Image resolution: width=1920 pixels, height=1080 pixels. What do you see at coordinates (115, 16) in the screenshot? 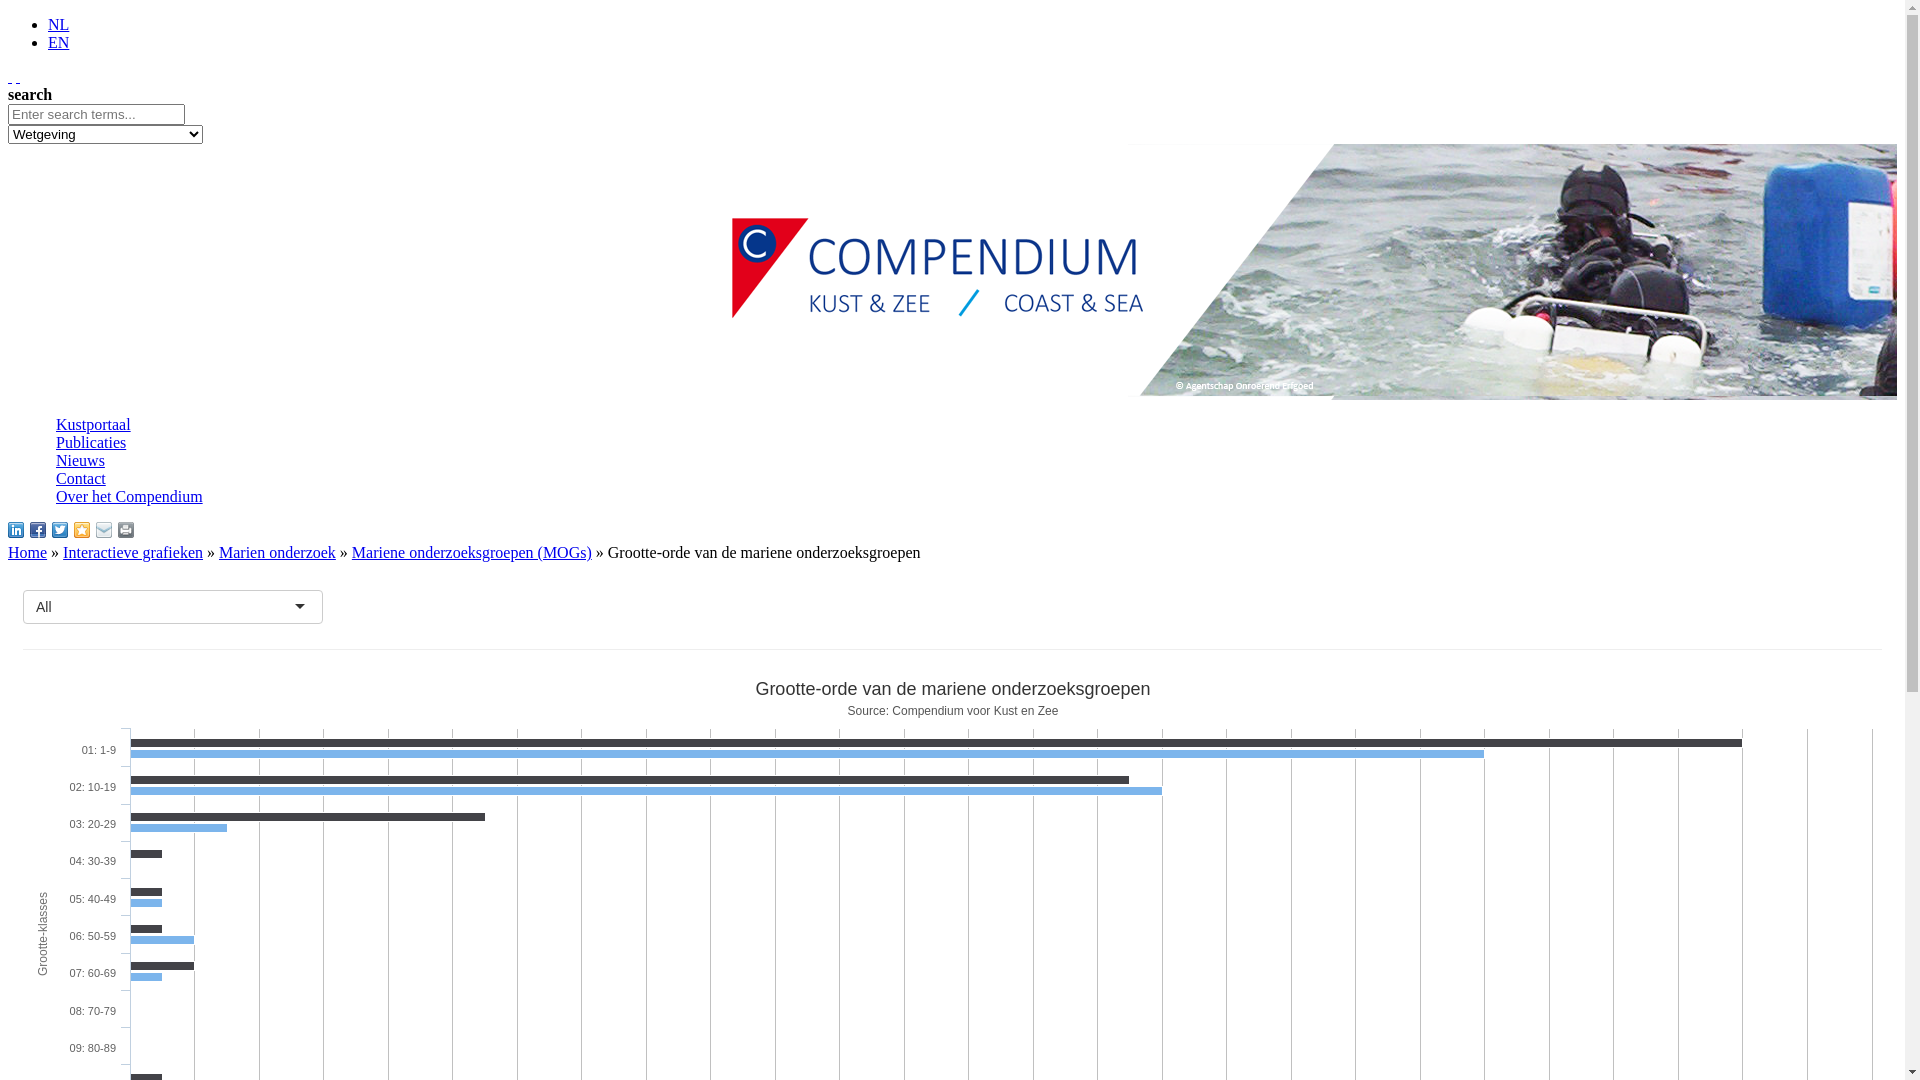
I see `'Overslaan en naar de inhoud gaan'` at bounding box center [115, 16].